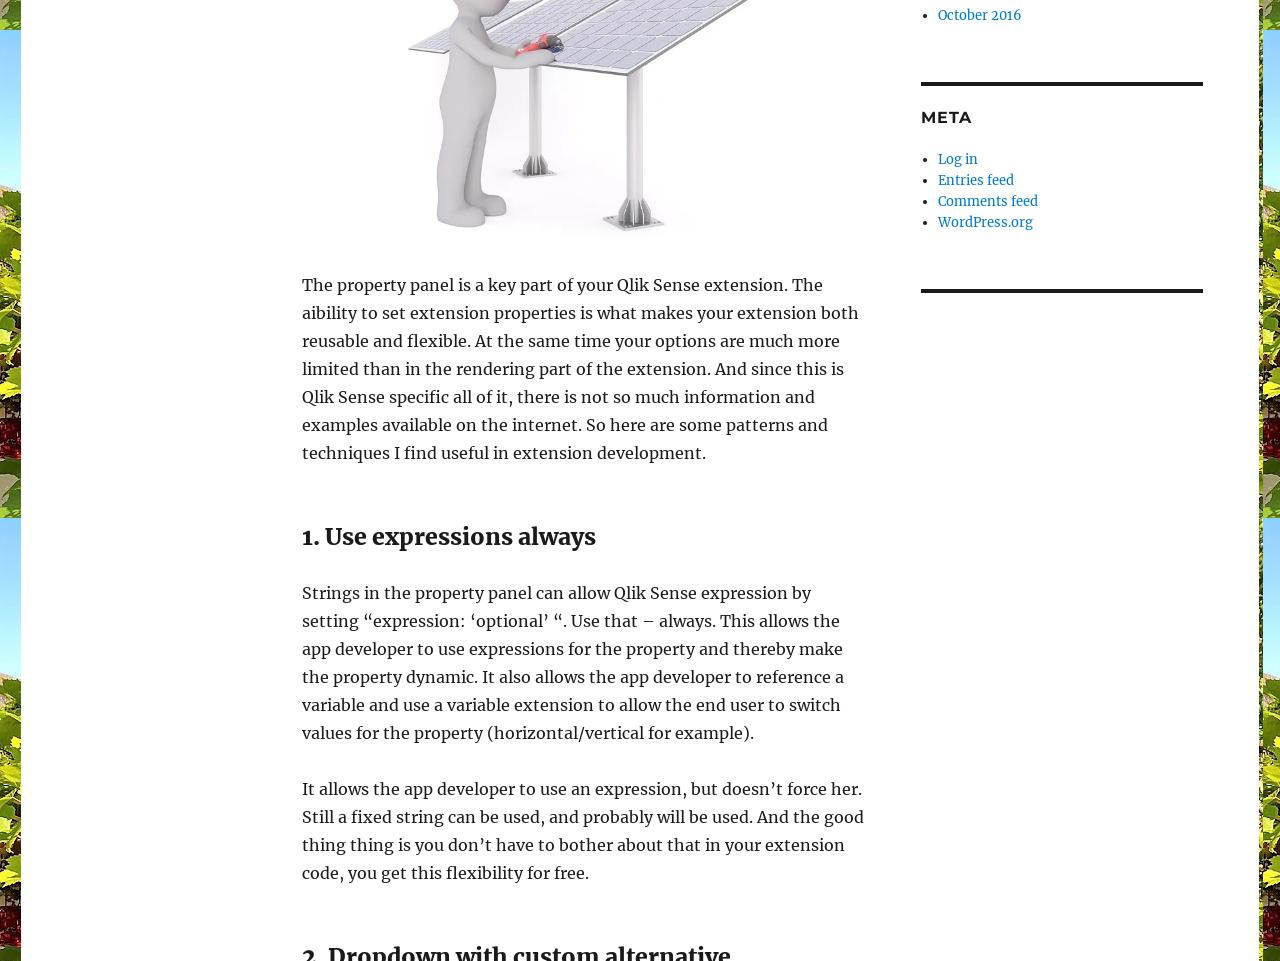 The height and width of the screenshot is (961, 1280). Describe the element at coordinates (987, 201) in the screenshot. I see `'Comments feed'` at that location.